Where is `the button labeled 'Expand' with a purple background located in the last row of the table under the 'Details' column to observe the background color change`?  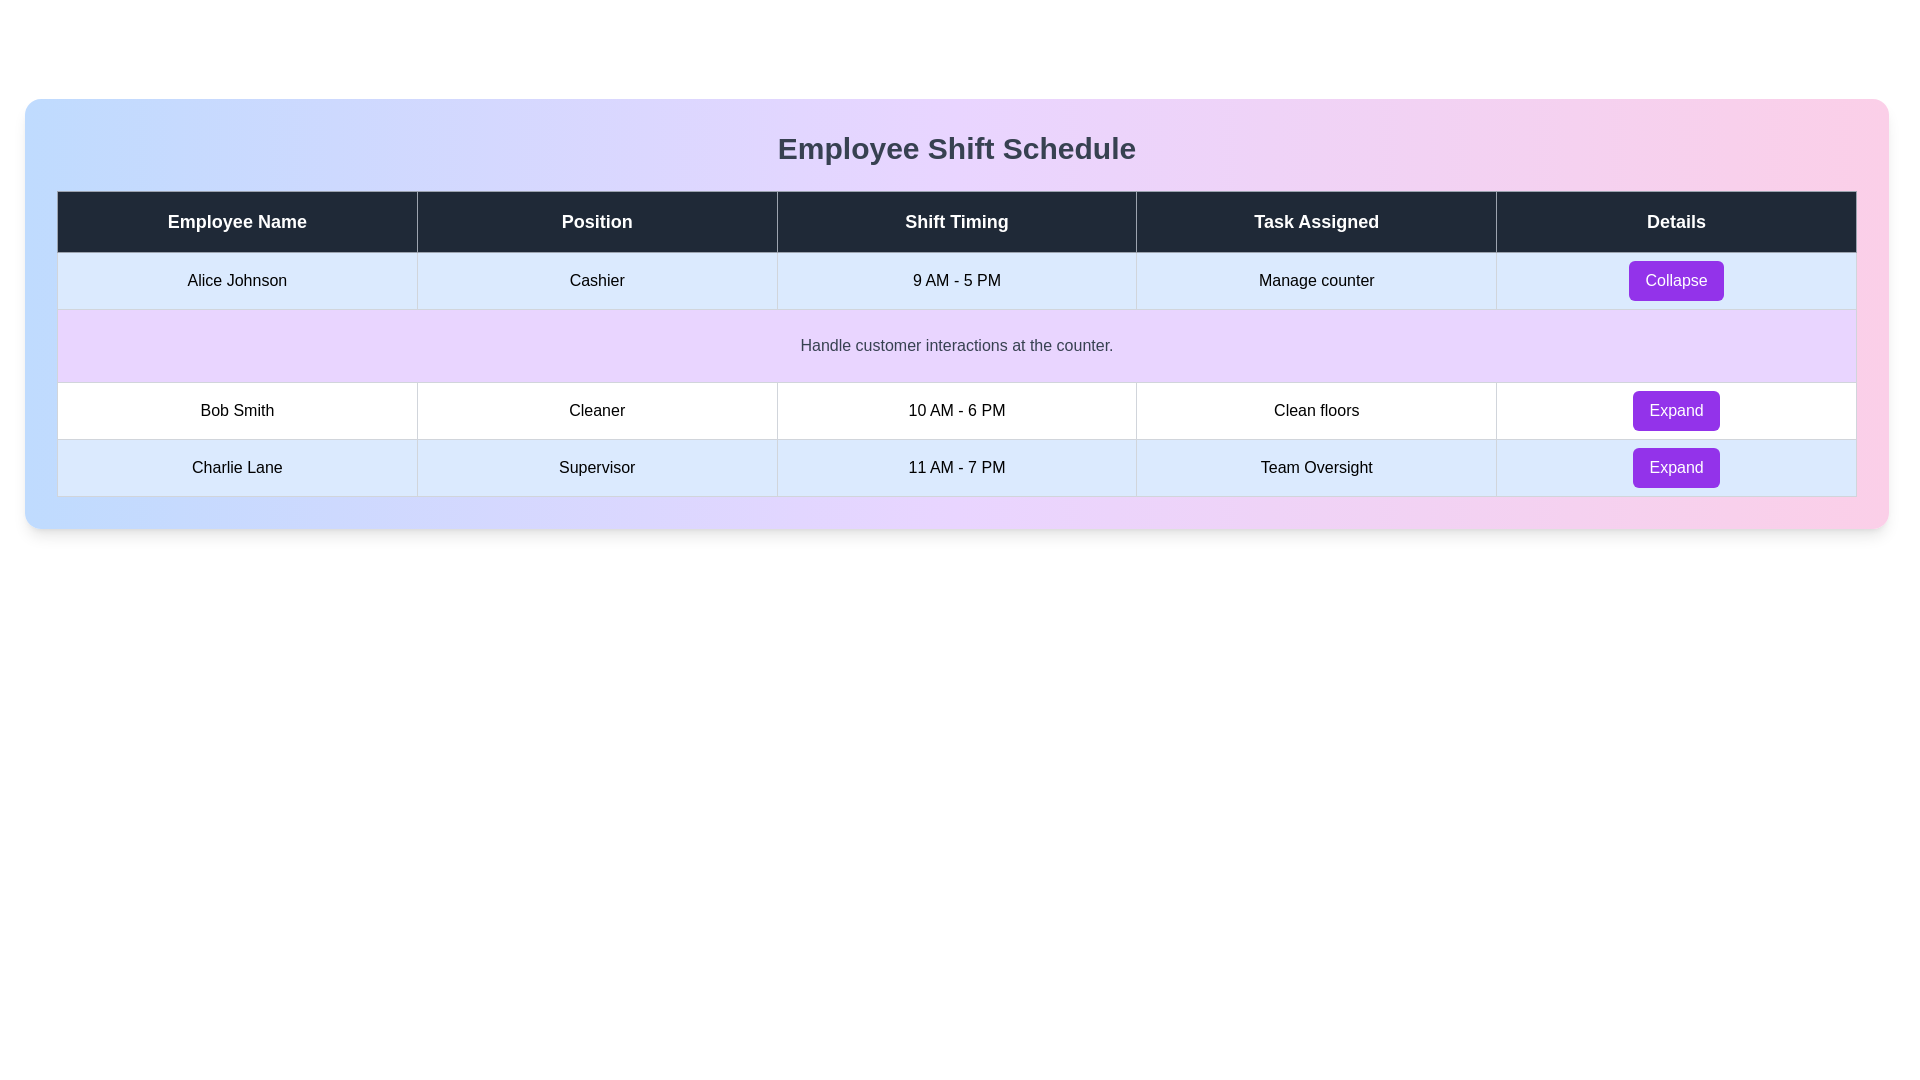
the button labeled 'Expand' with a purple background located in the last row of the table under the 'Details' column to observe the background color change is located at coordinates (1676, 467).